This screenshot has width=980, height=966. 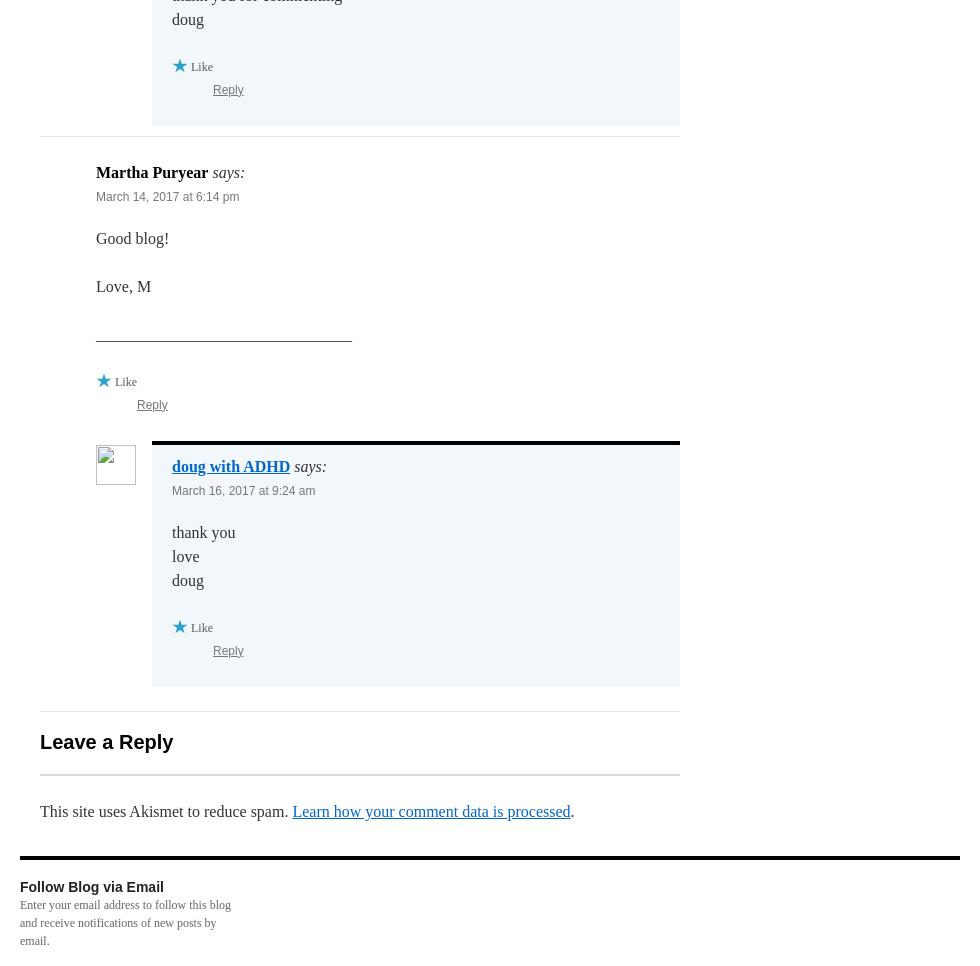 What do you see at coordinates (166, 810) in the screenshot?
I see `'This site uses Akismet to reduce spam.'` at bounding box center [166, 810].